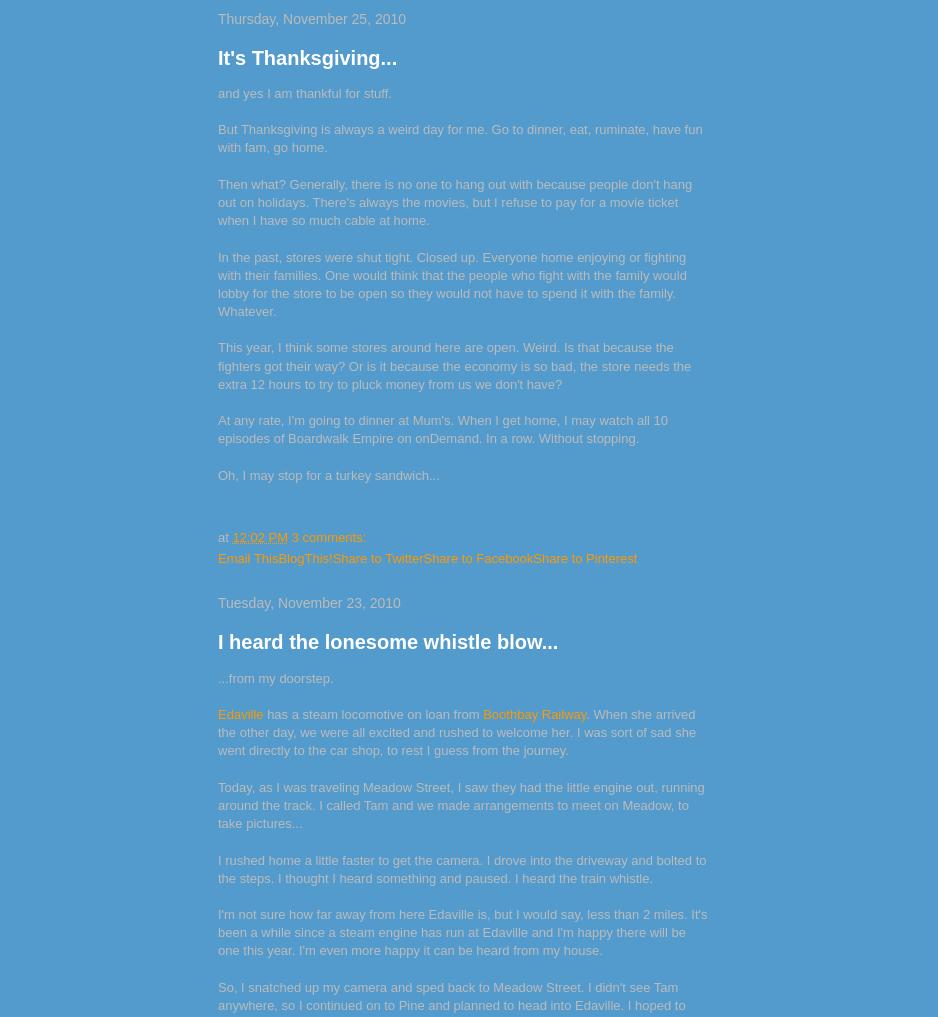  What do you see at coordinates (217, 713) in the screenshot?
I see `'Edaville'` at bounding box center [217, 713].